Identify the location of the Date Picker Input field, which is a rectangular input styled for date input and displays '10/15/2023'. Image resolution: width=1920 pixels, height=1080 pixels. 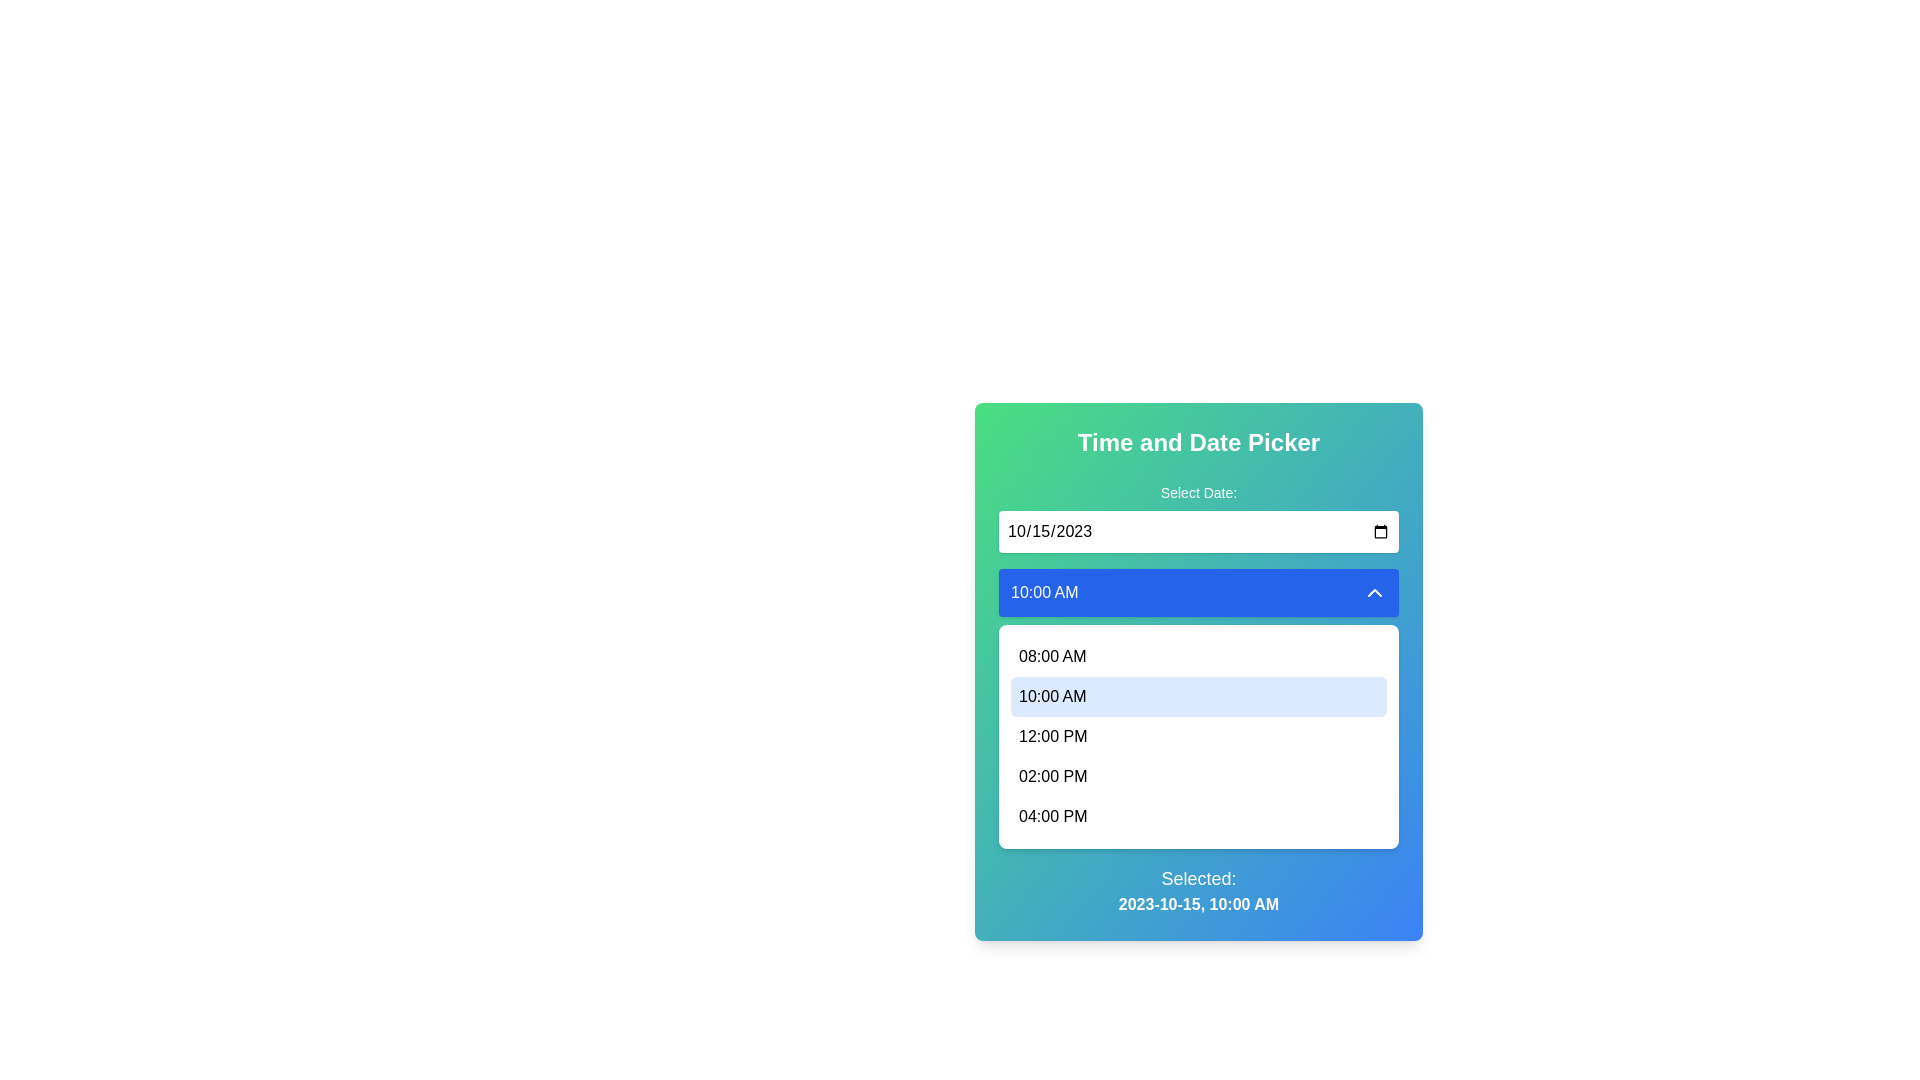
(1199, 531).